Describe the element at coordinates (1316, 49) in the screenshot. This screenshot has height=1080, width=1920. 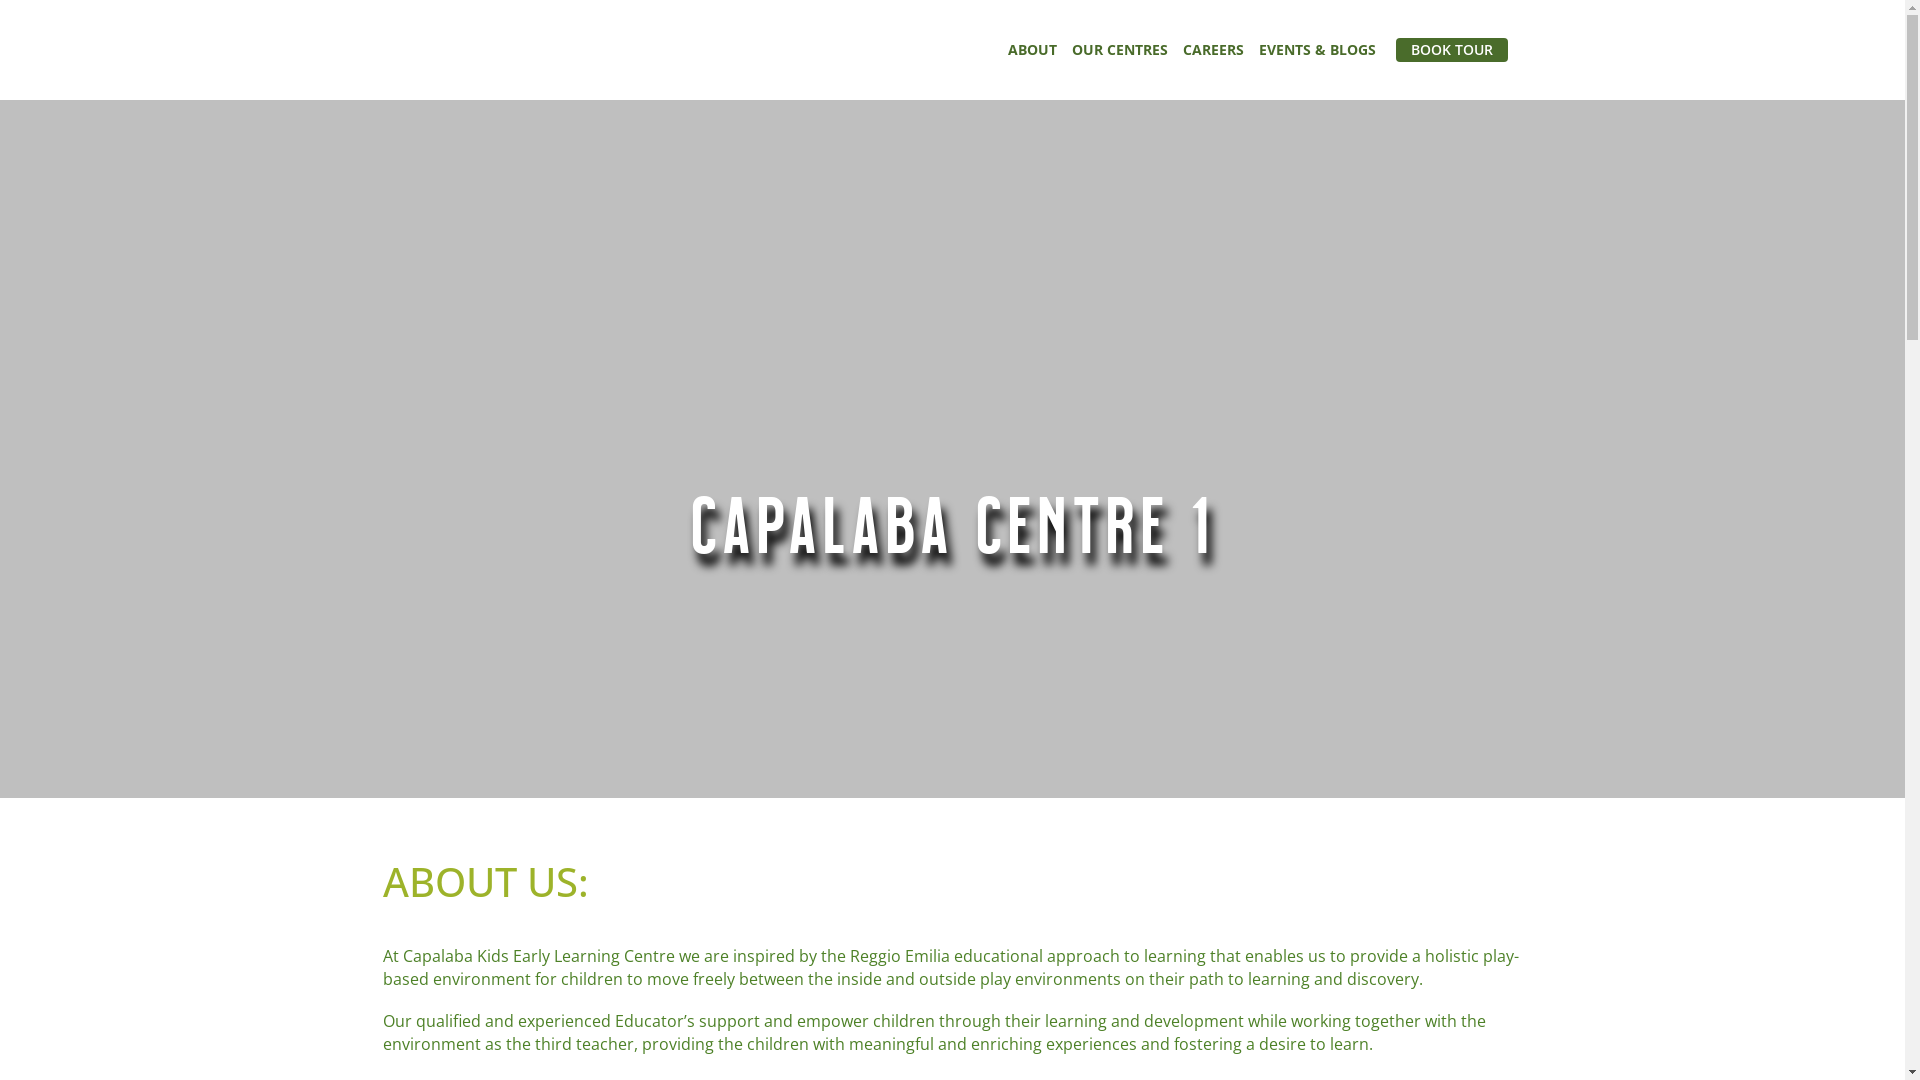
I see `'EVENTS & BLOGS'` at that location.